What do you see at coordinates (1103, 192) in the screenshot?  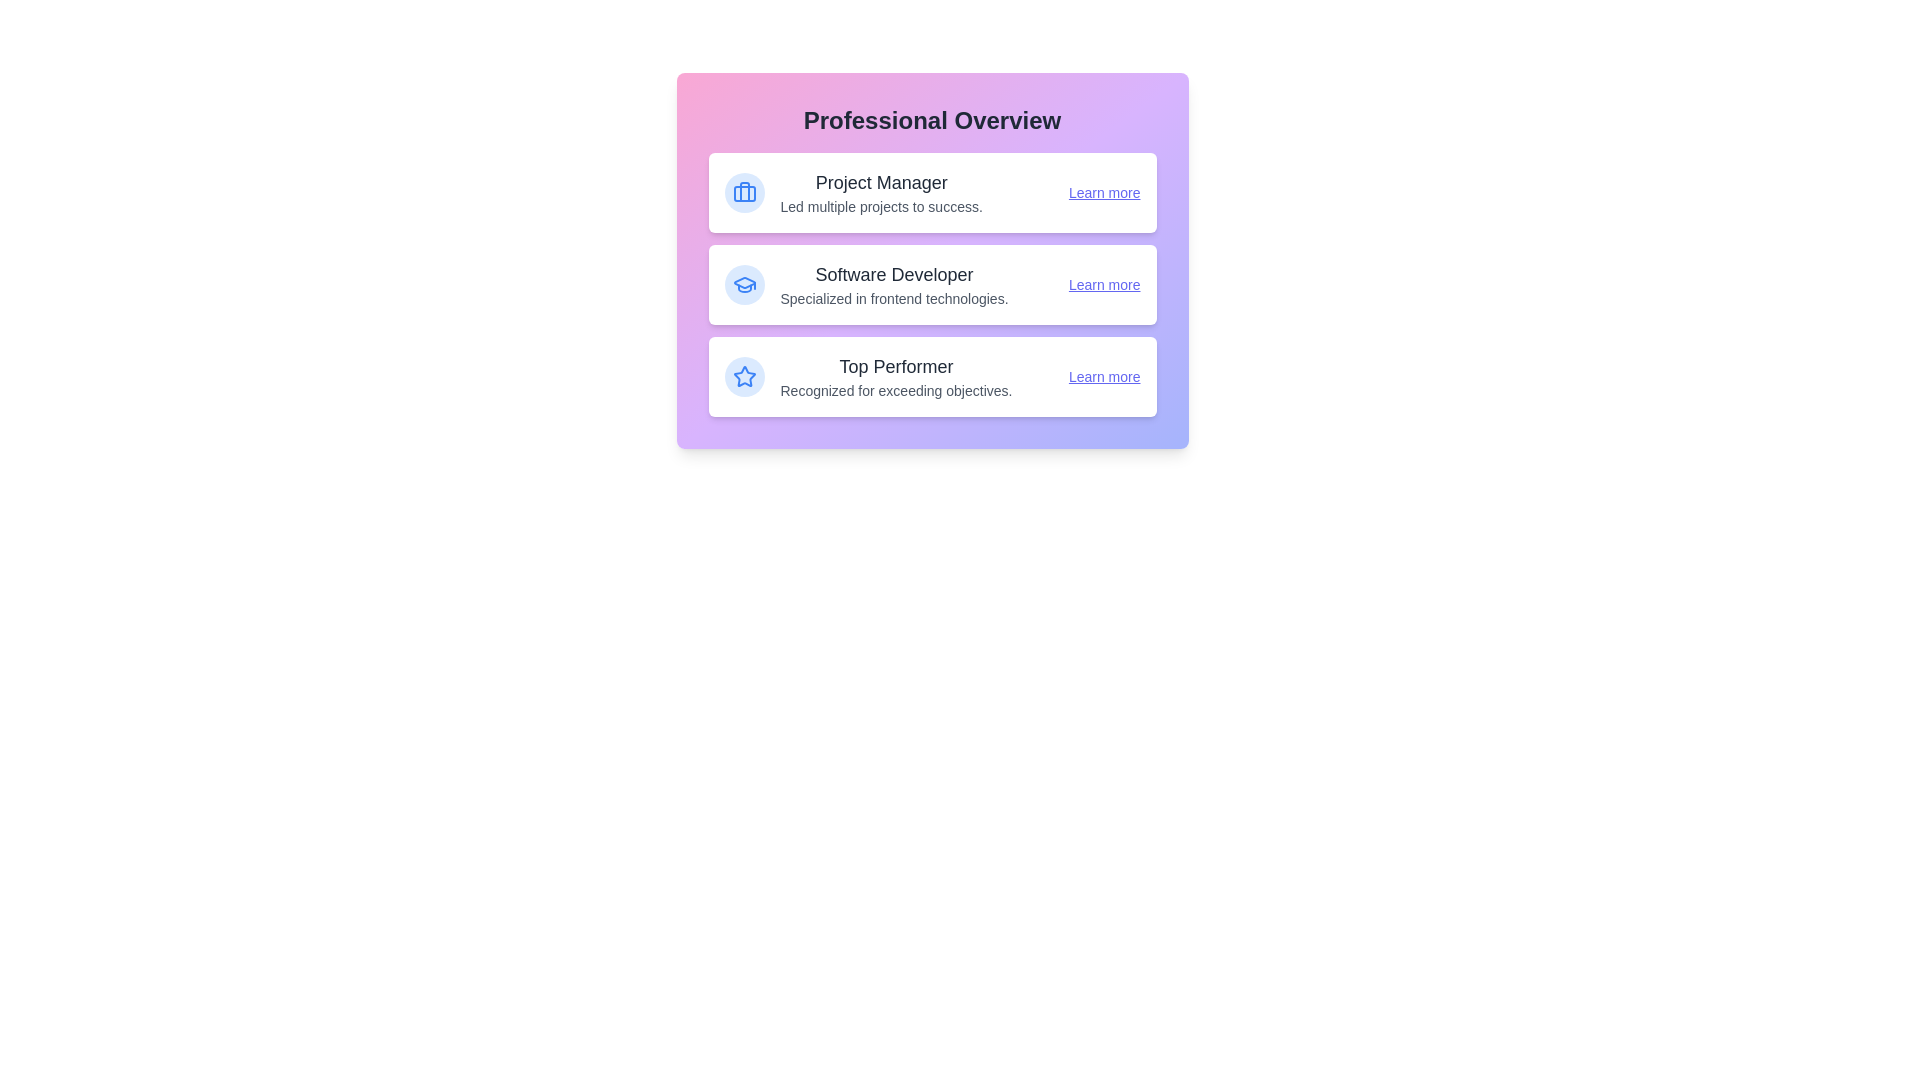 I see `the 'Learn more' link for the Project Manager profile` at bounding box center [1103, 192].